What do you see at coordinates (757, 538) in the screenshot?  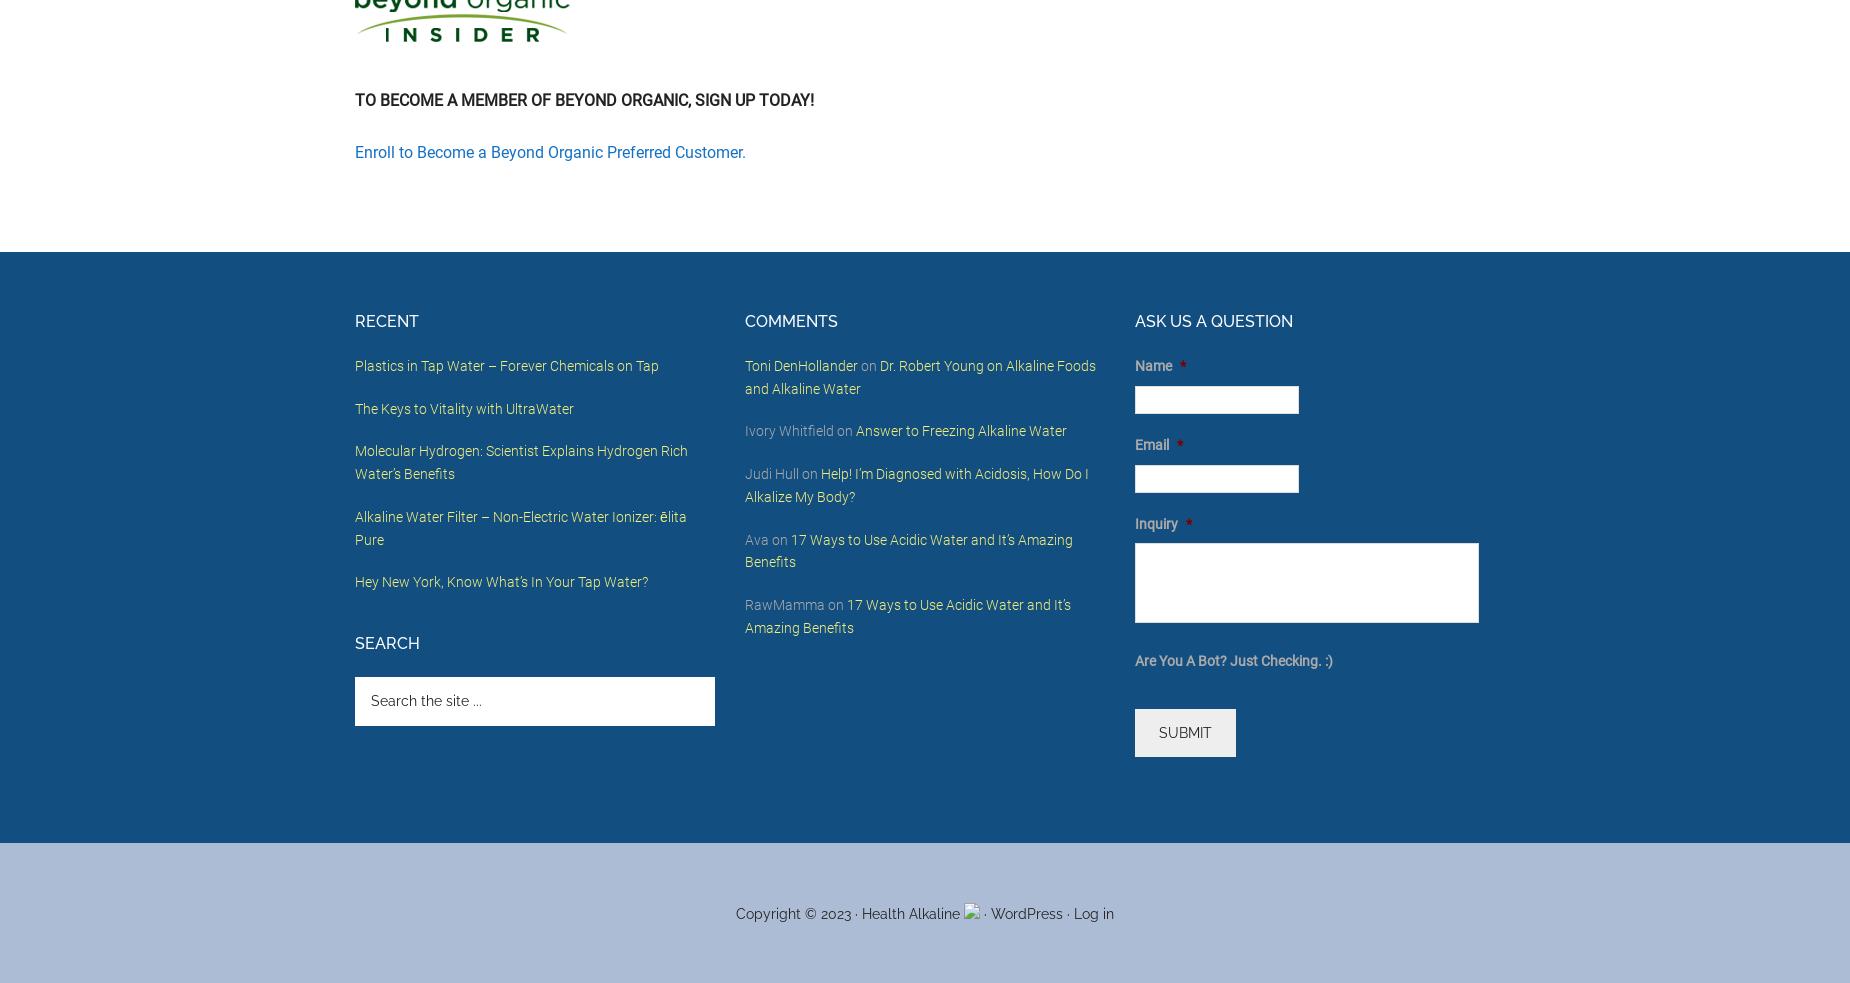 I see `'Ava'` at bounding box center [757, 538].